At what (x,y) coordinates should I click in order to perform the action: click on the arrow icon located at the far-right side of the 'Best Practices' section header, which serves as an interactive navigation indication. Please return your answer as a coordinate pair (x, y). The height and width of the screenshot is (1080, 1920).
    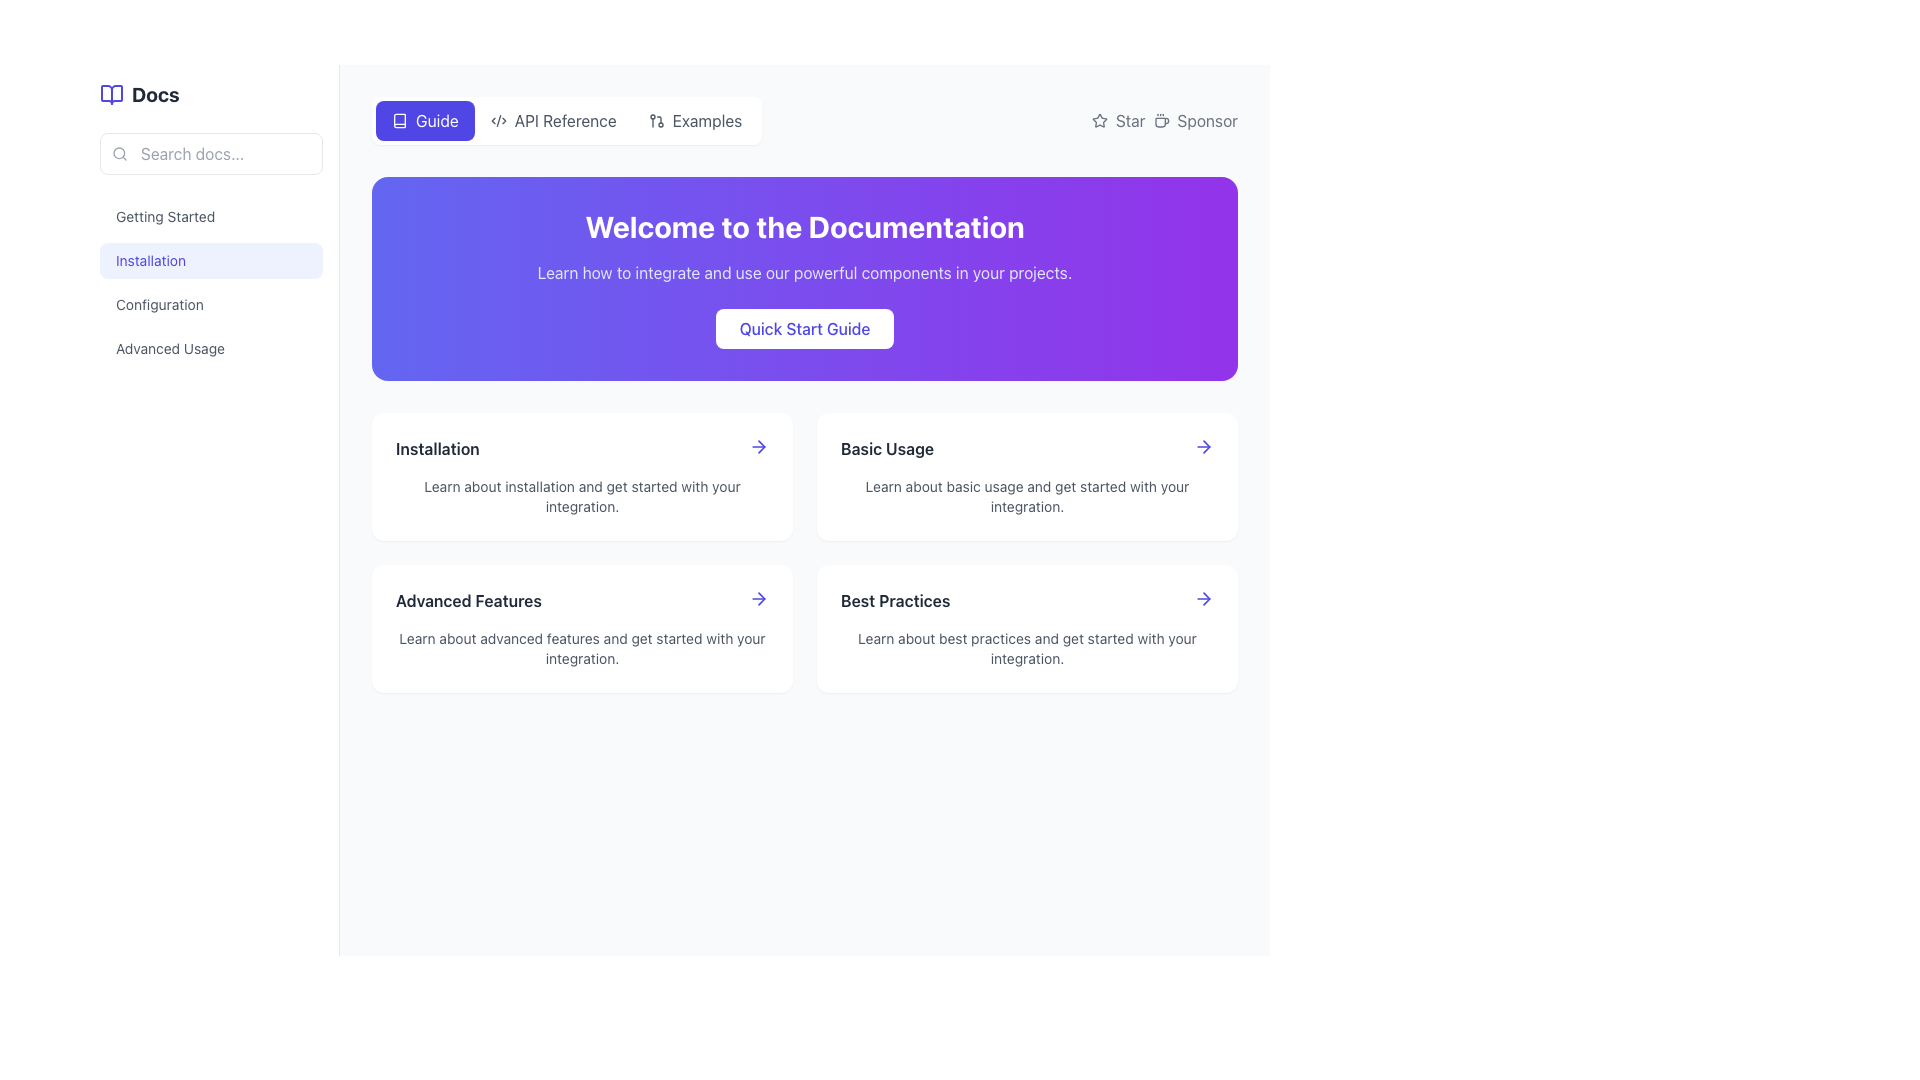
    Looking at the image, I should click on (1203, 597).